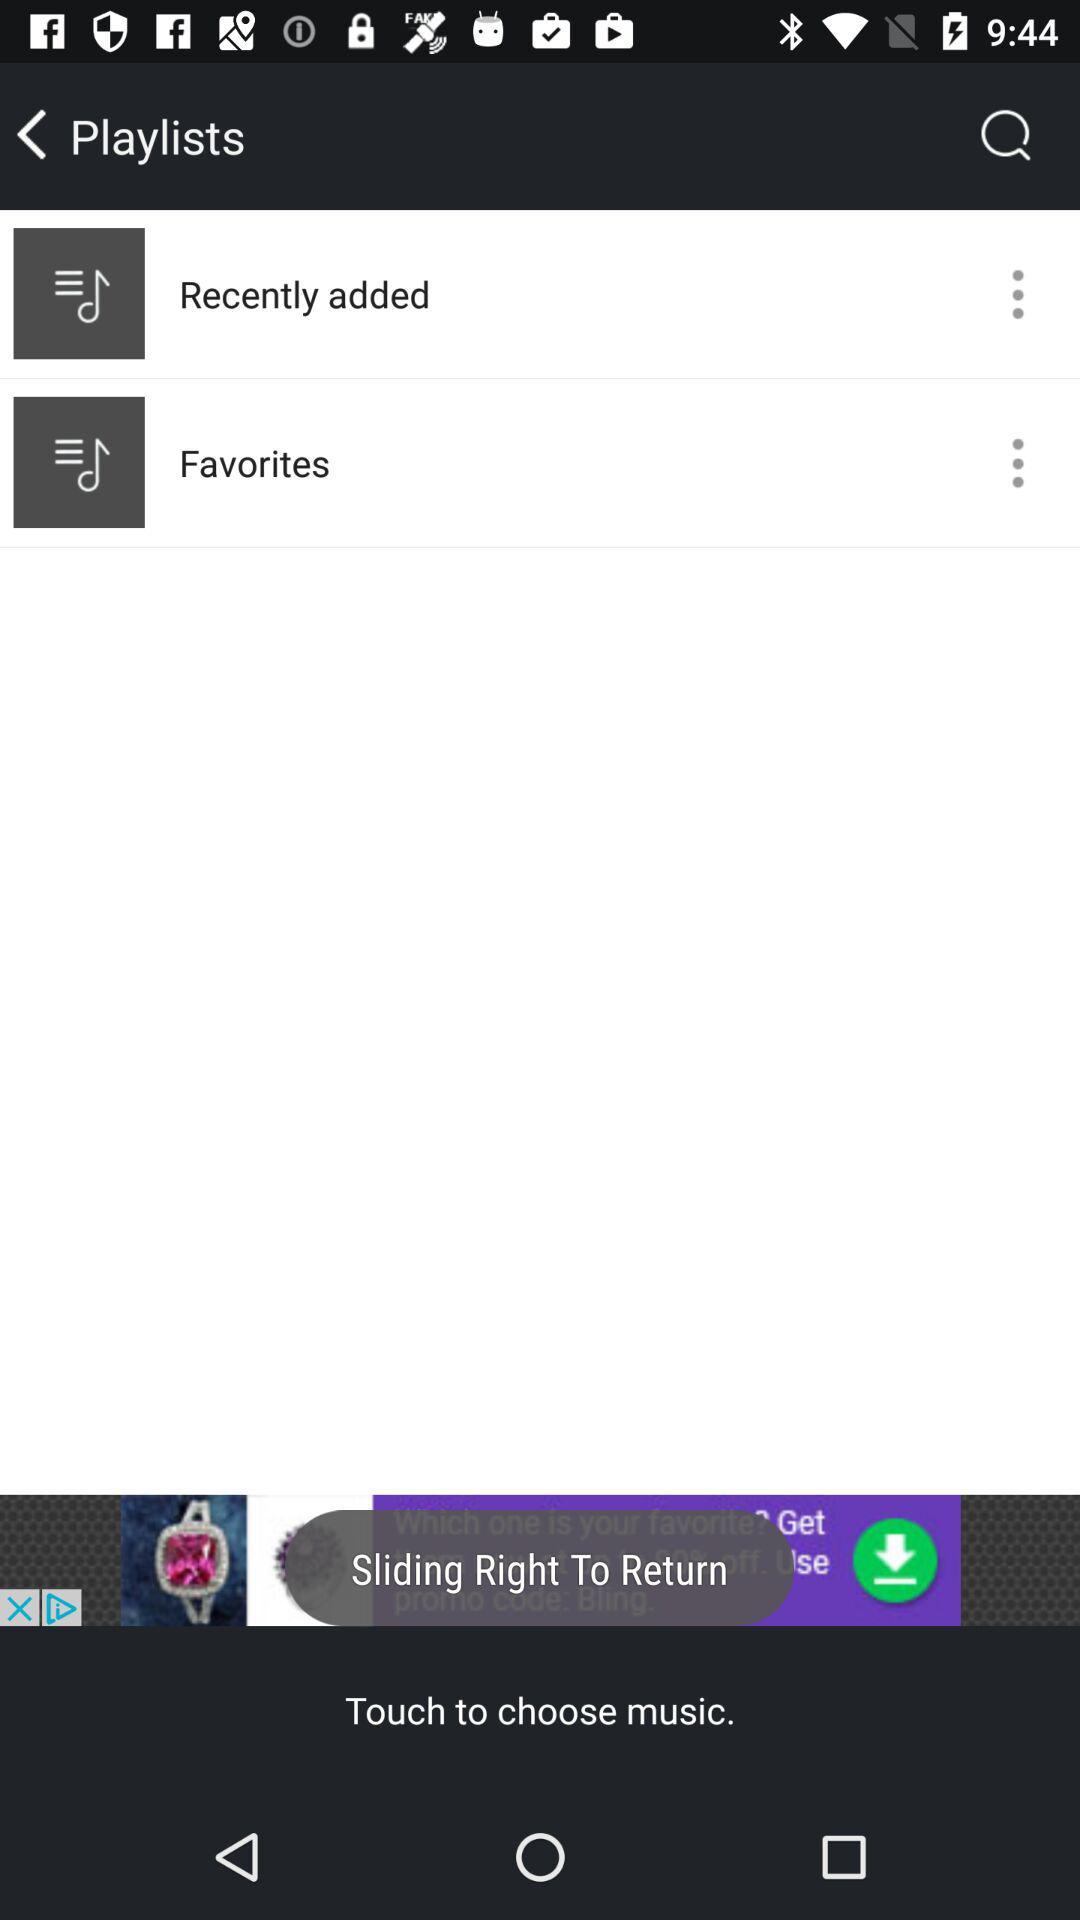 Image resolution: width=1080 pixels, height=1920 pixels. What do you see at coordinates (1006, 135) in the screenshot?
I see `the search icon` at bounding box center [1006, 135].